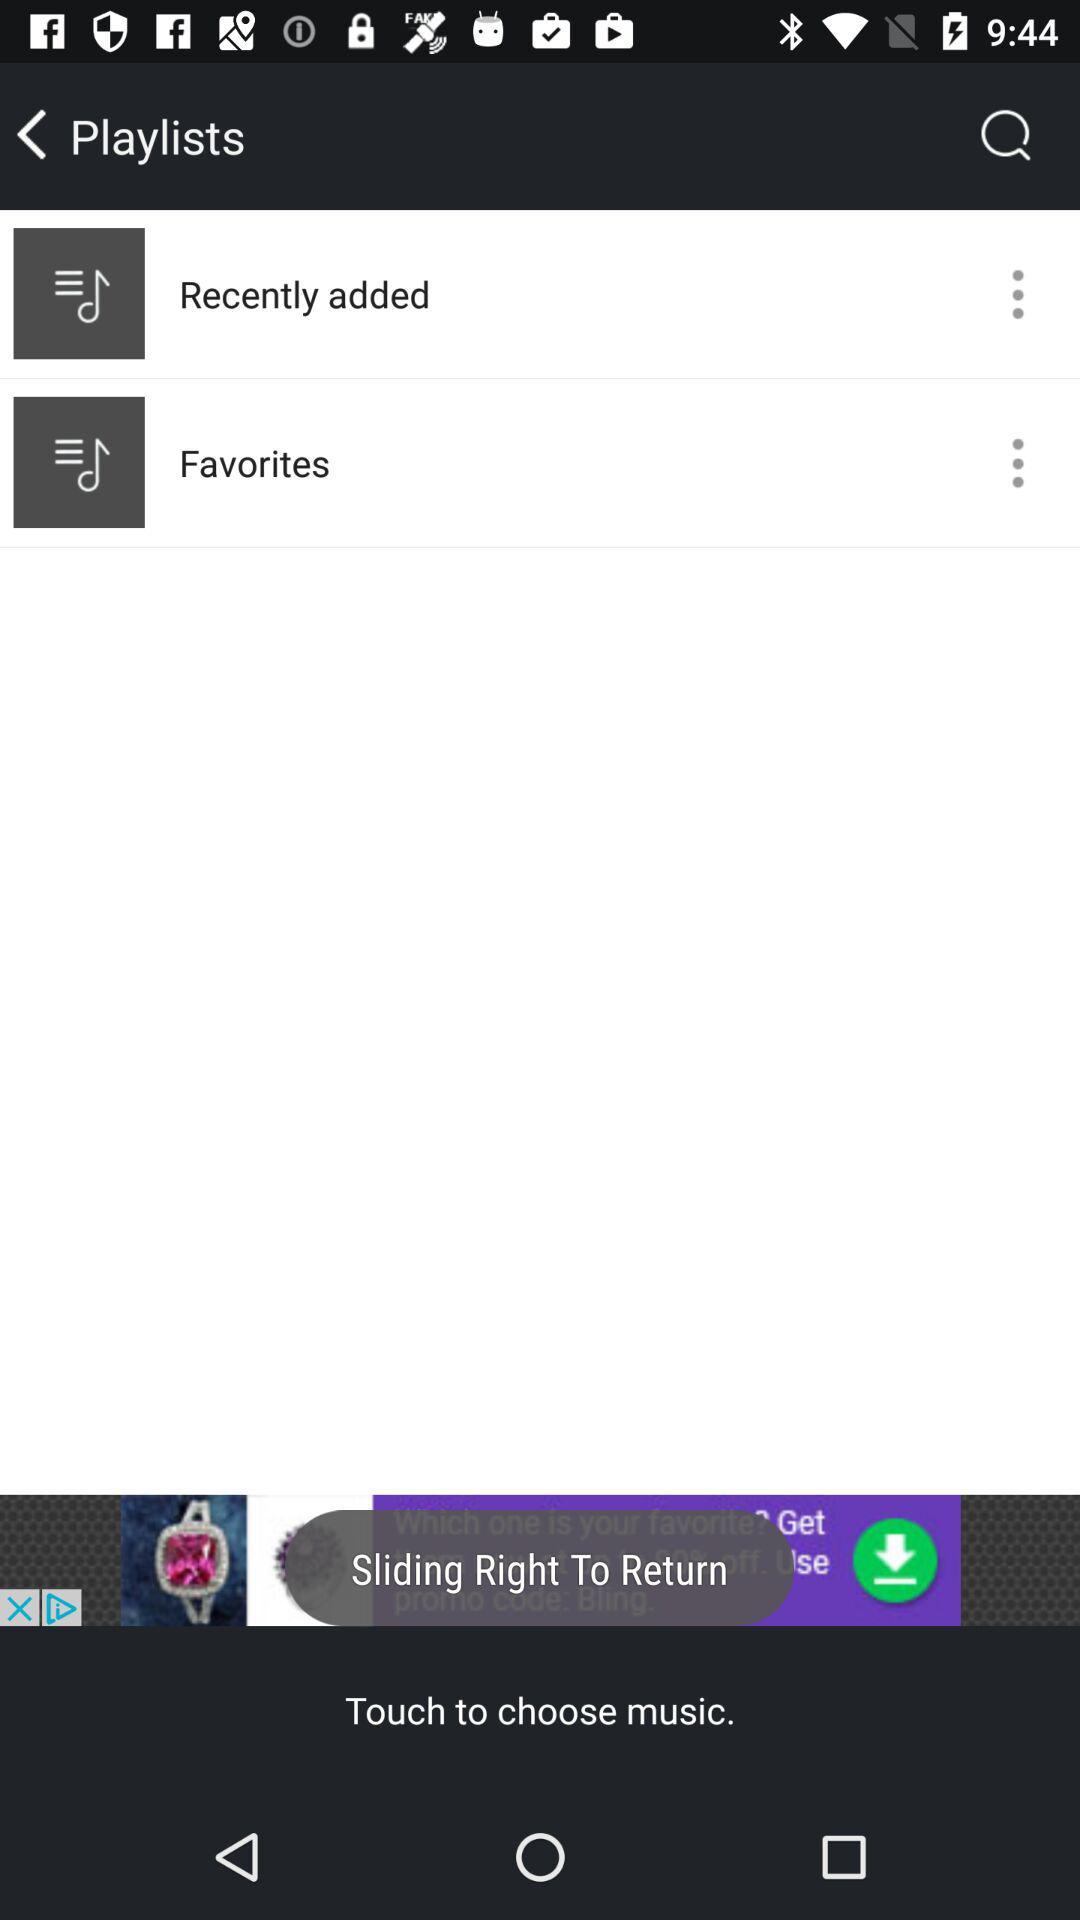 Image resolution: width=1080 pixels, height=1920 pixels. What do you see at coordinates (1006, 135) in the screenshot?
I see `the search icon` at bounding box center [1006, 135].